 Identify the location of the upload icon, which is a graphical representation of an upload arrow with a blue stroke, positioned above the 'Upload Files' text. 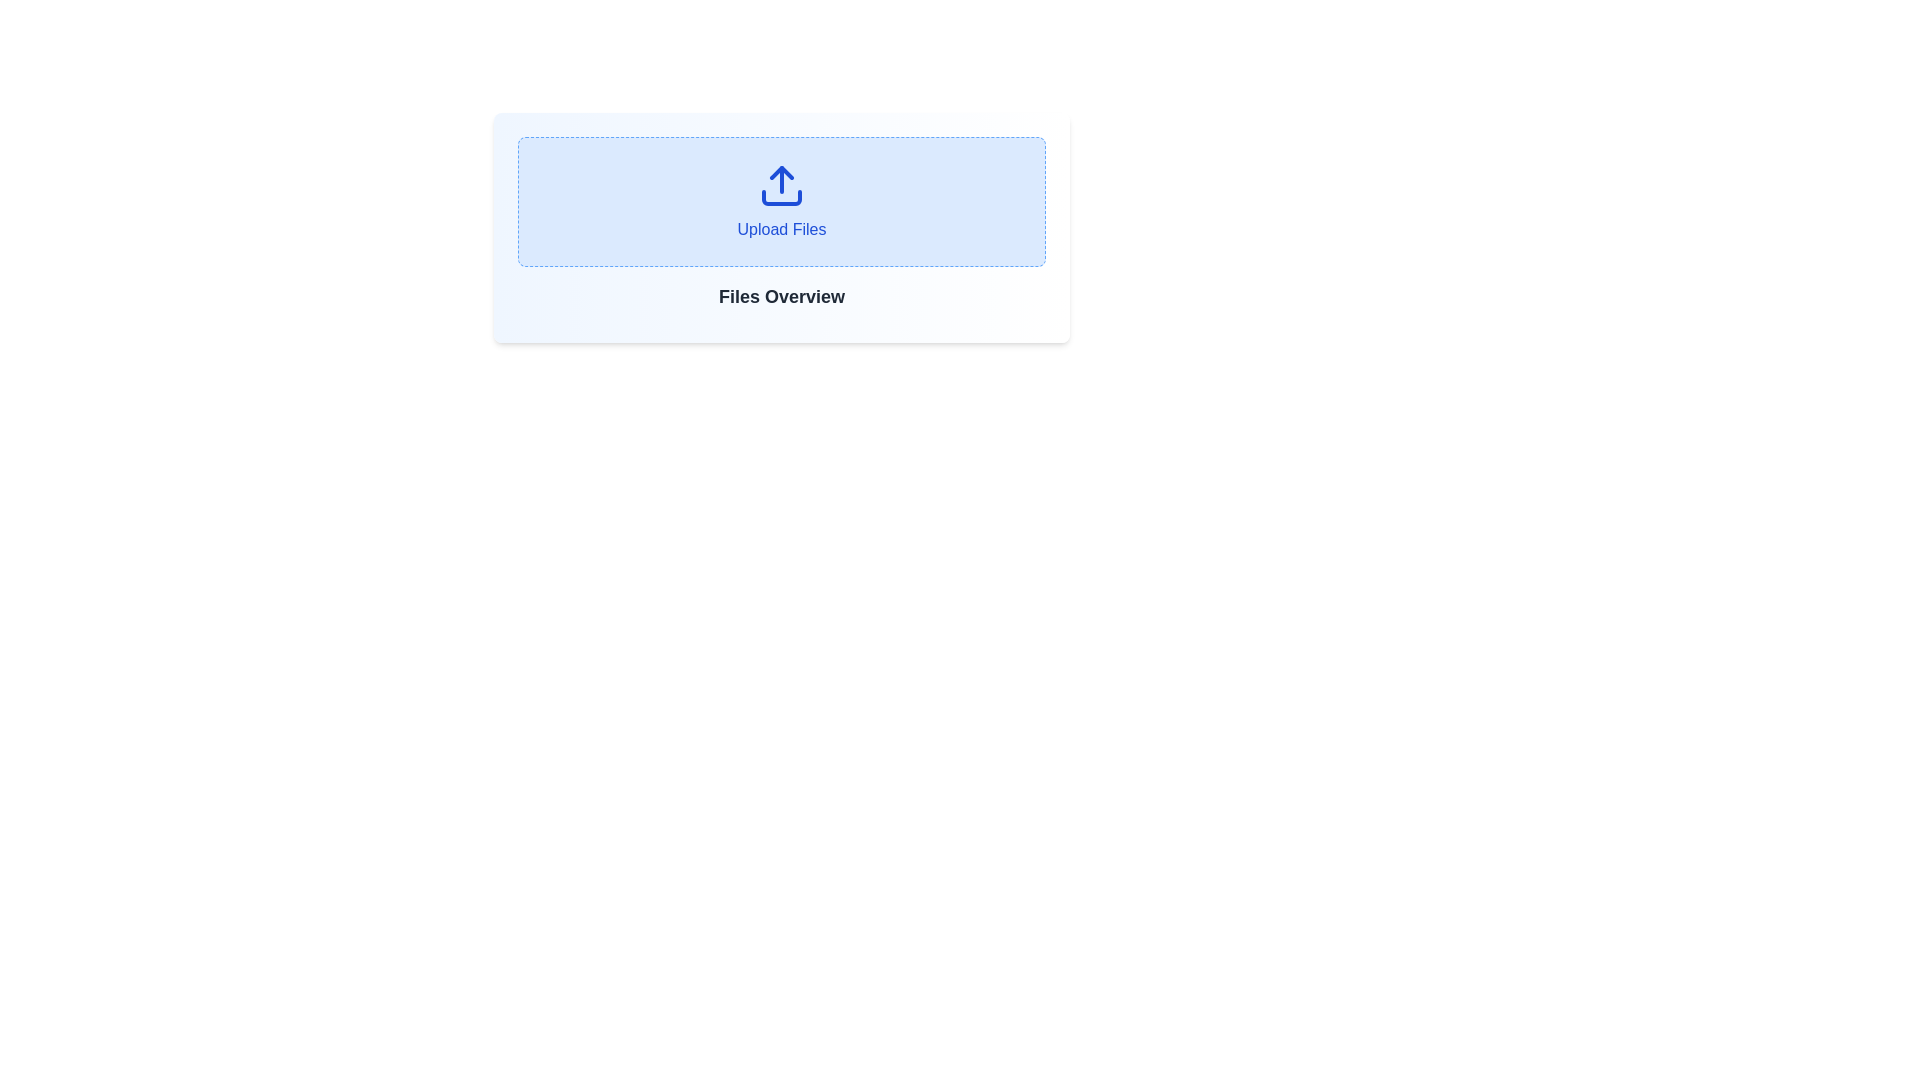
(781, 185).